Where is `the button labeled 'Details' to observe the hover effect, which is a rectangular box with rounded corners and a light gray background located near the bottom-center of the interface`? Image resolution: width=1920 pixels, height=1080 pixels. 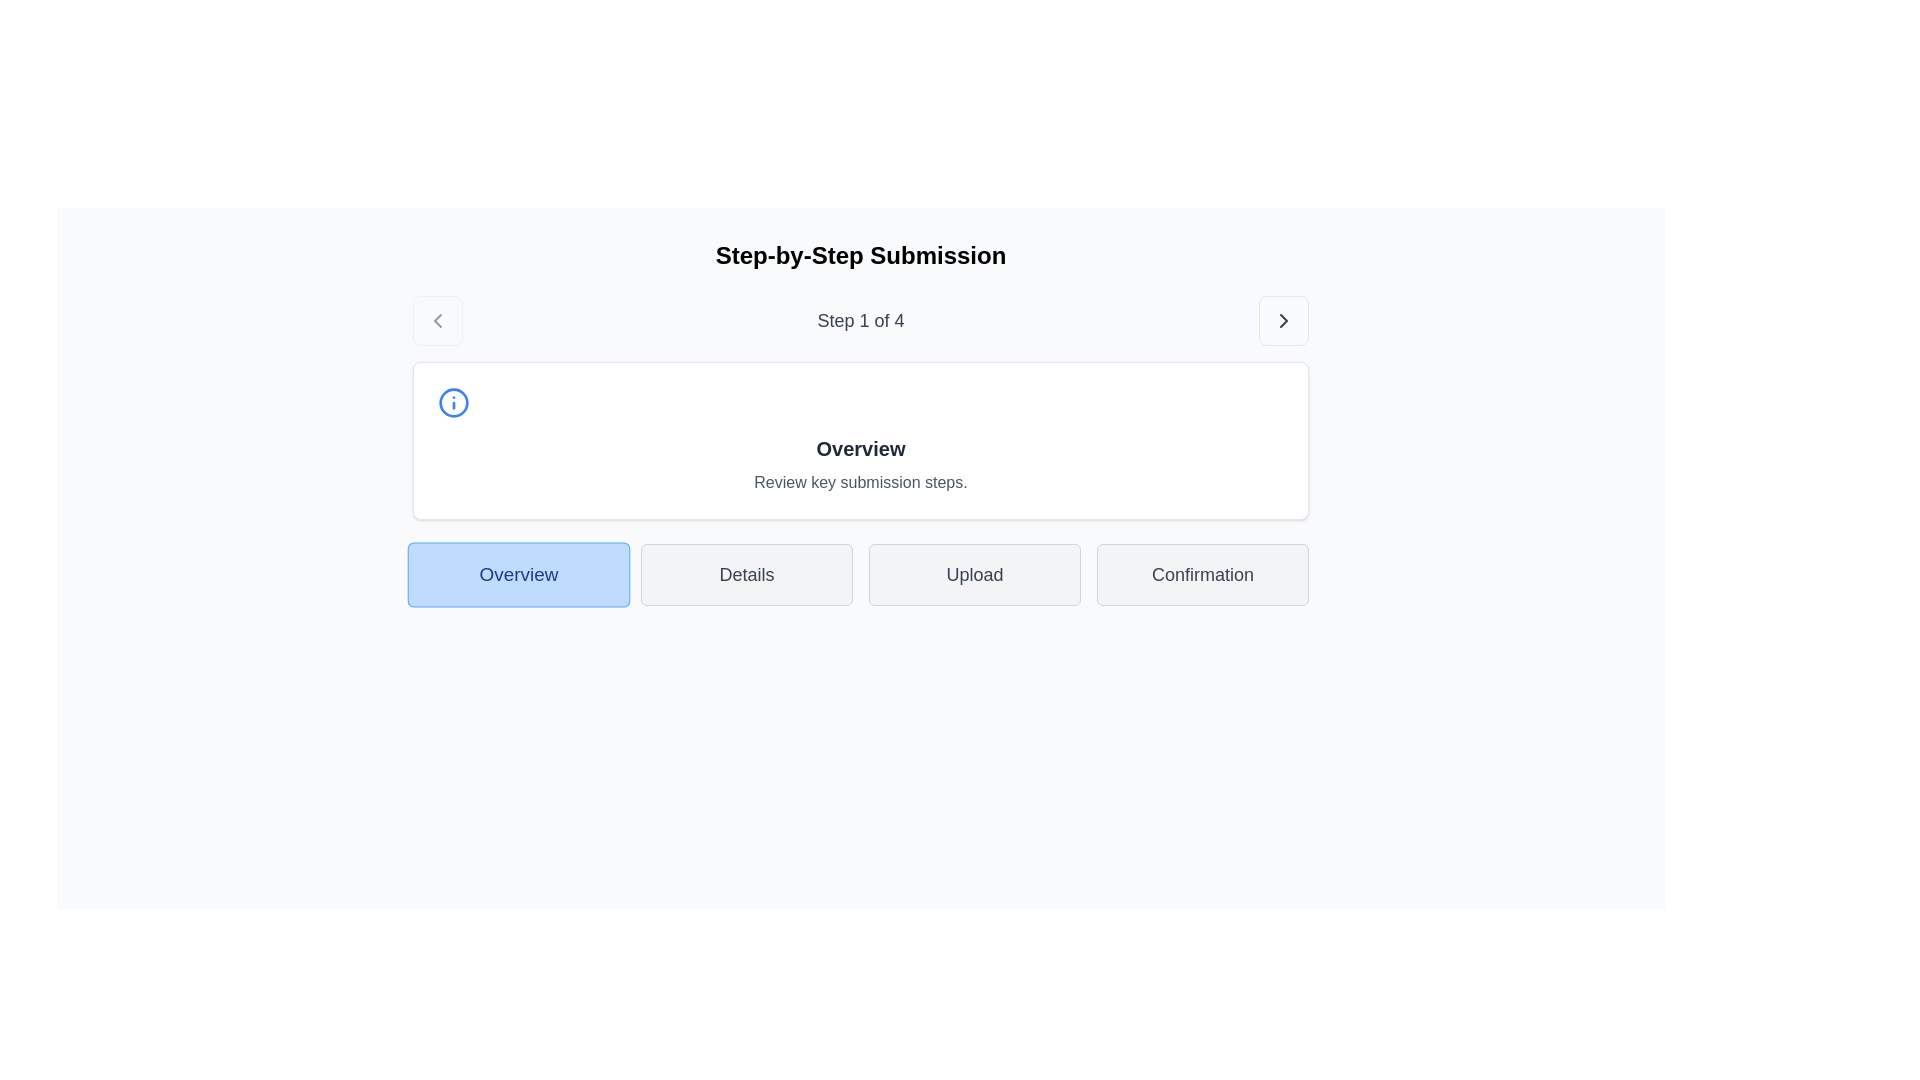
the button labeled 'Details' to observe the hover effect, which is a rectangular box with rounded corners and a light gray background located near the bottom-center of the interface is located at coordinates (746, 574).